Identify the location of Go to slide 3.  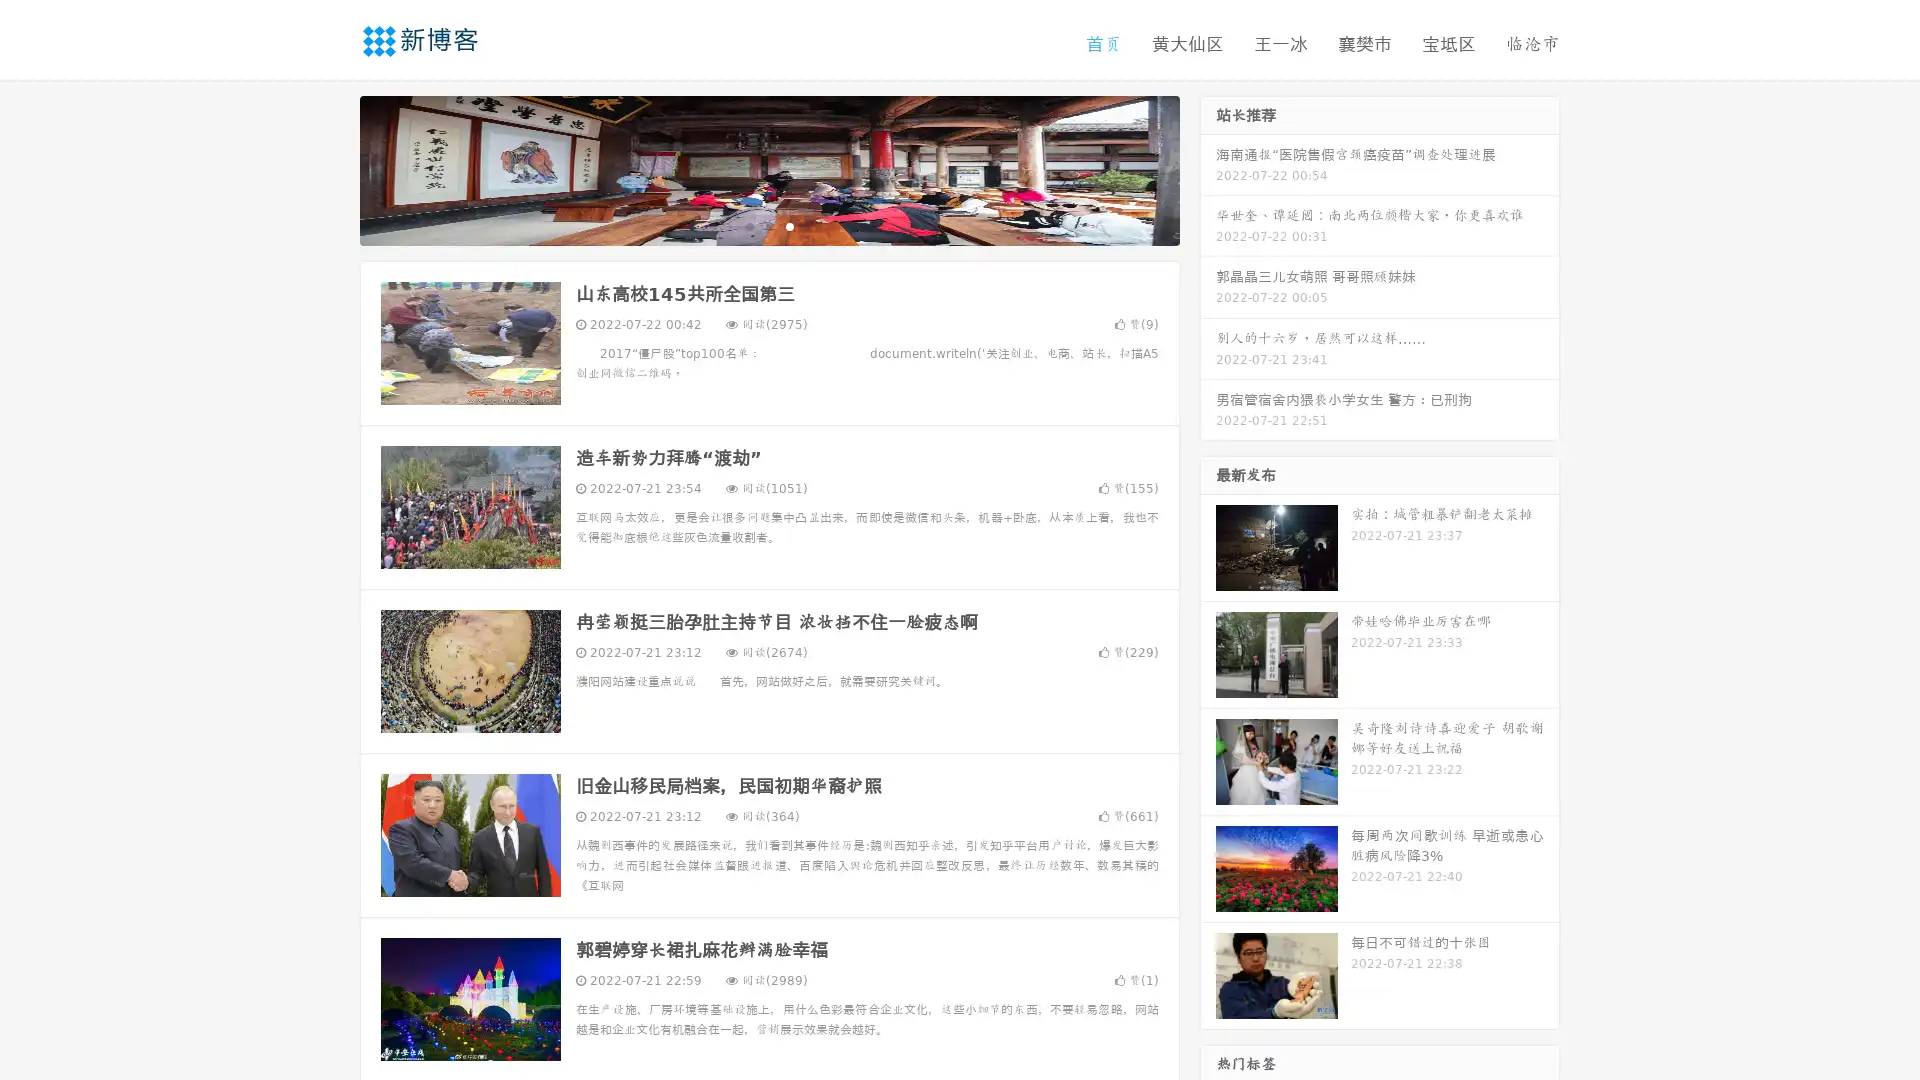
(789, 225).